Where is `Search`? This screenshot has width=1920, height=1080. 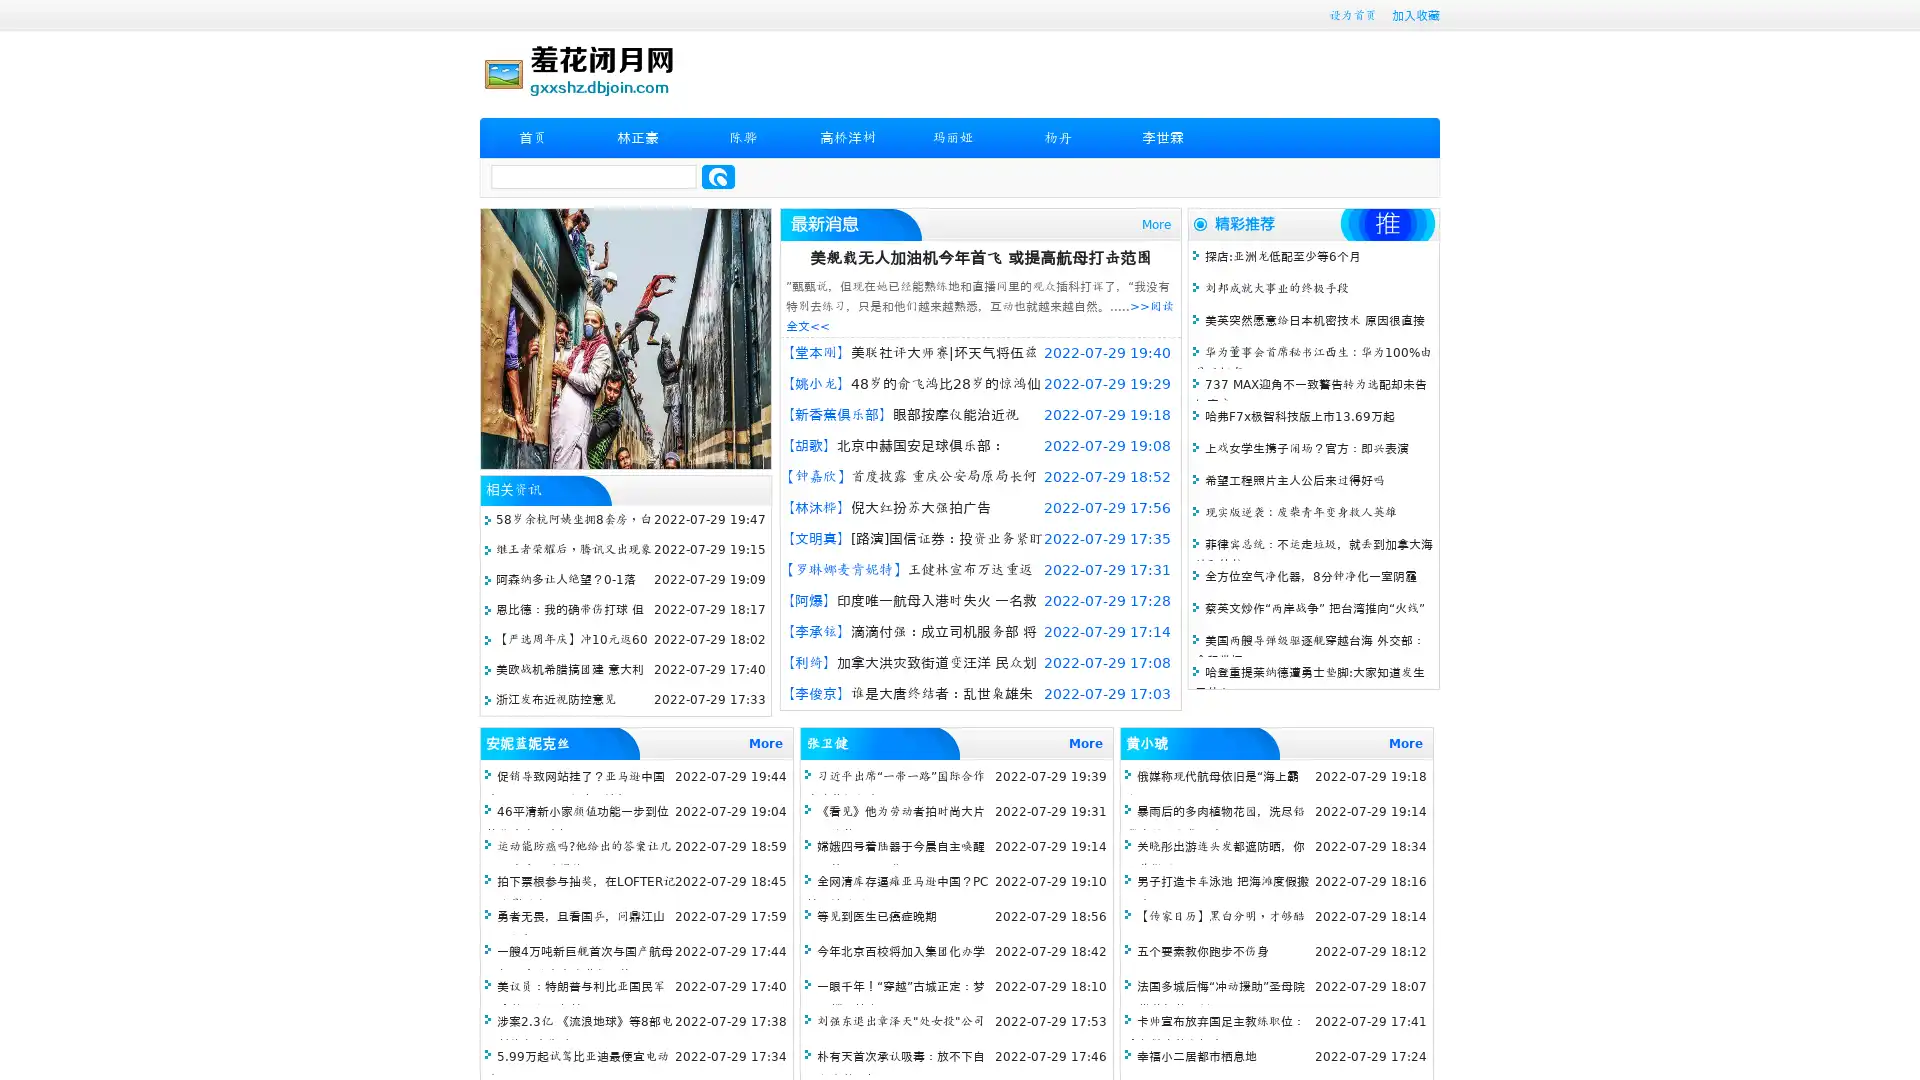 Search is located at coordinates (718, 176).